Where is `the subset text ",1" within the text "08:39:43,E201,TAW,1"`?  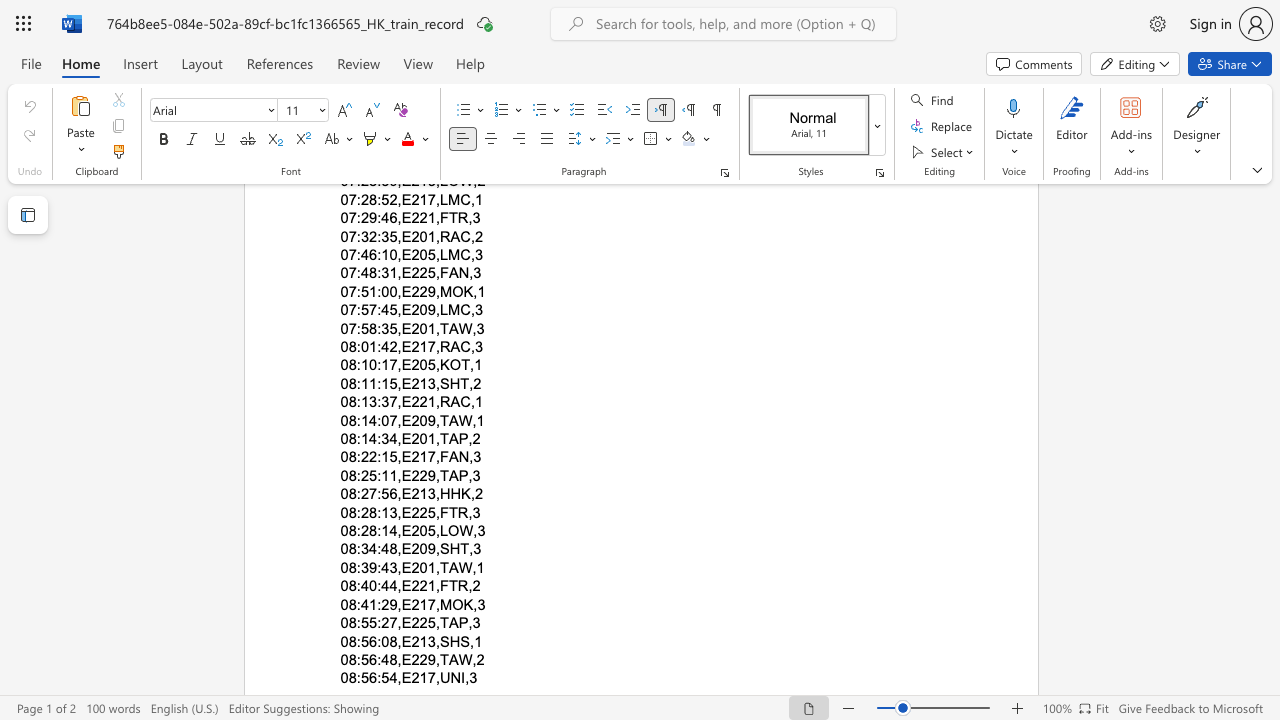 the subset text ",1" within the text "08:39:43,E201,TAW,1" is located at coordinates (471, 567).